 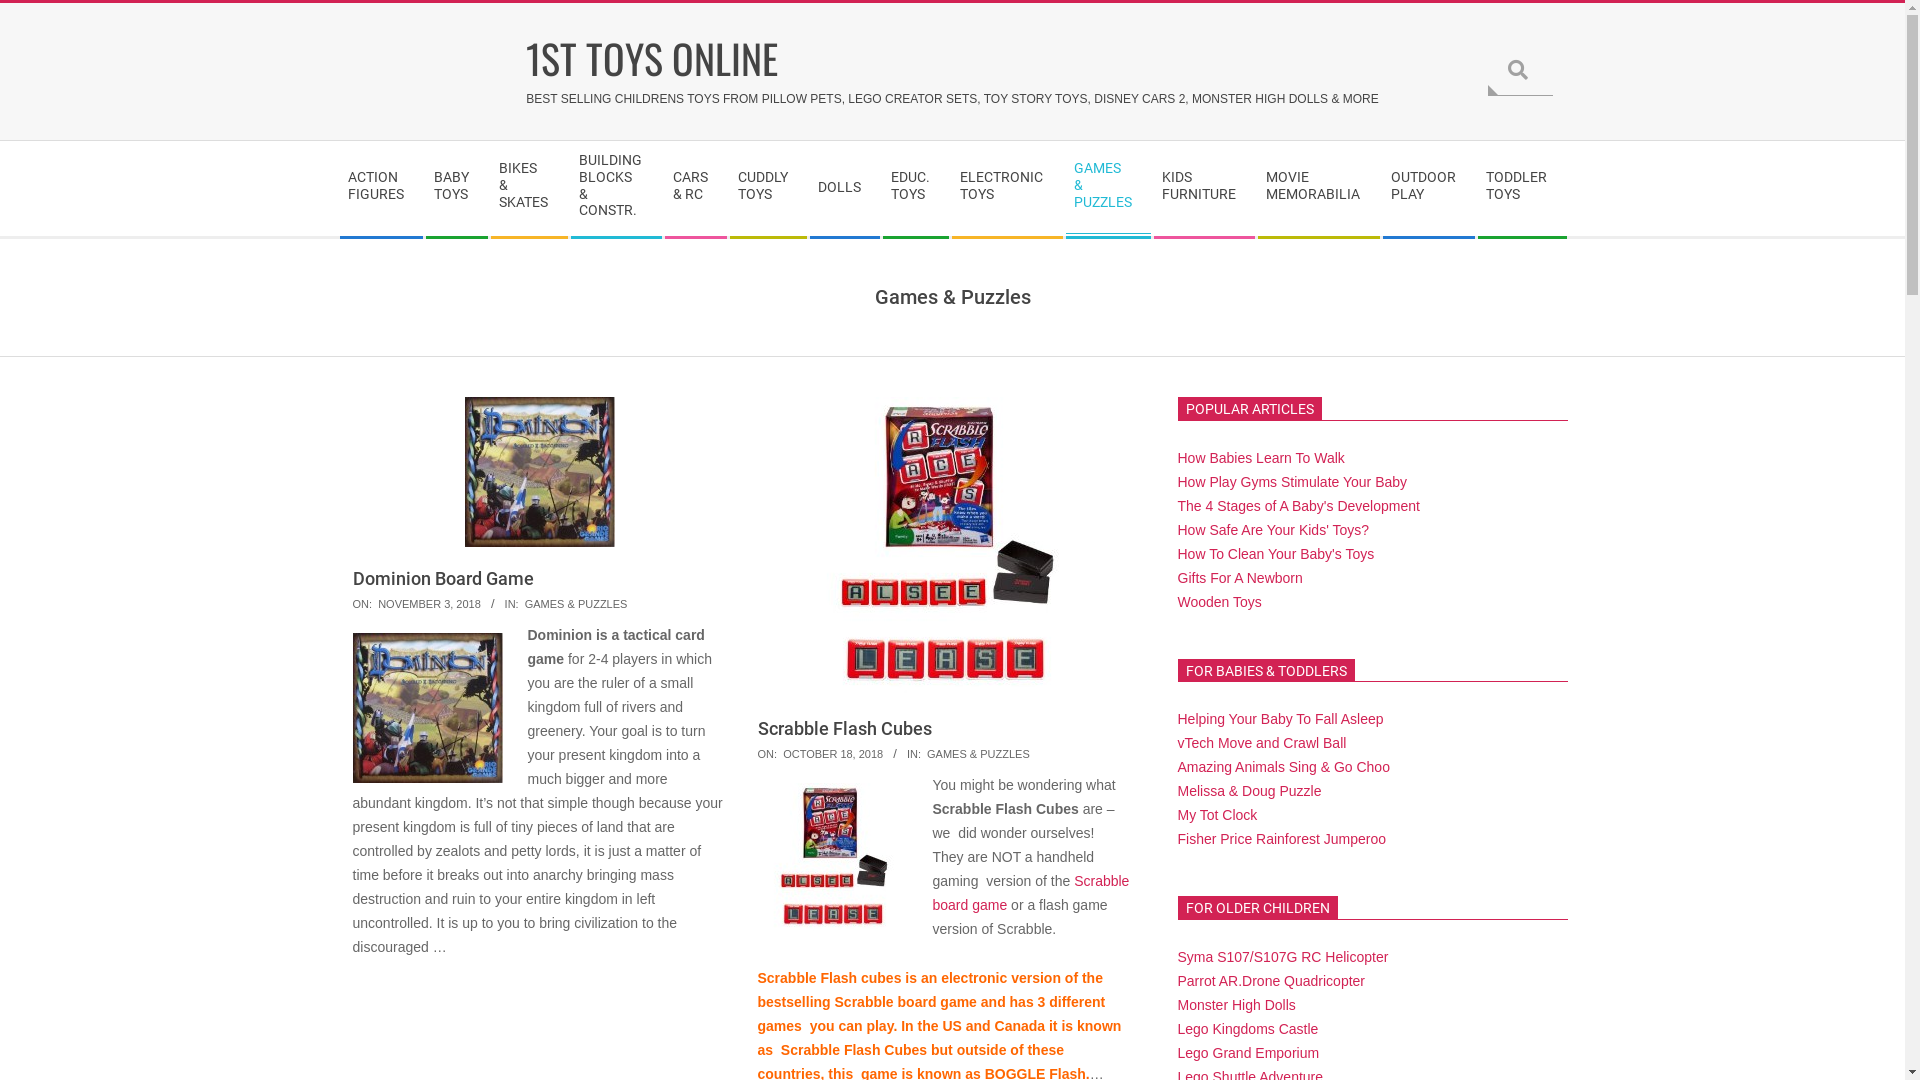 I want to click on 'Fisher Price Rainforest Jumperoo', so click(x=1282, y=839).